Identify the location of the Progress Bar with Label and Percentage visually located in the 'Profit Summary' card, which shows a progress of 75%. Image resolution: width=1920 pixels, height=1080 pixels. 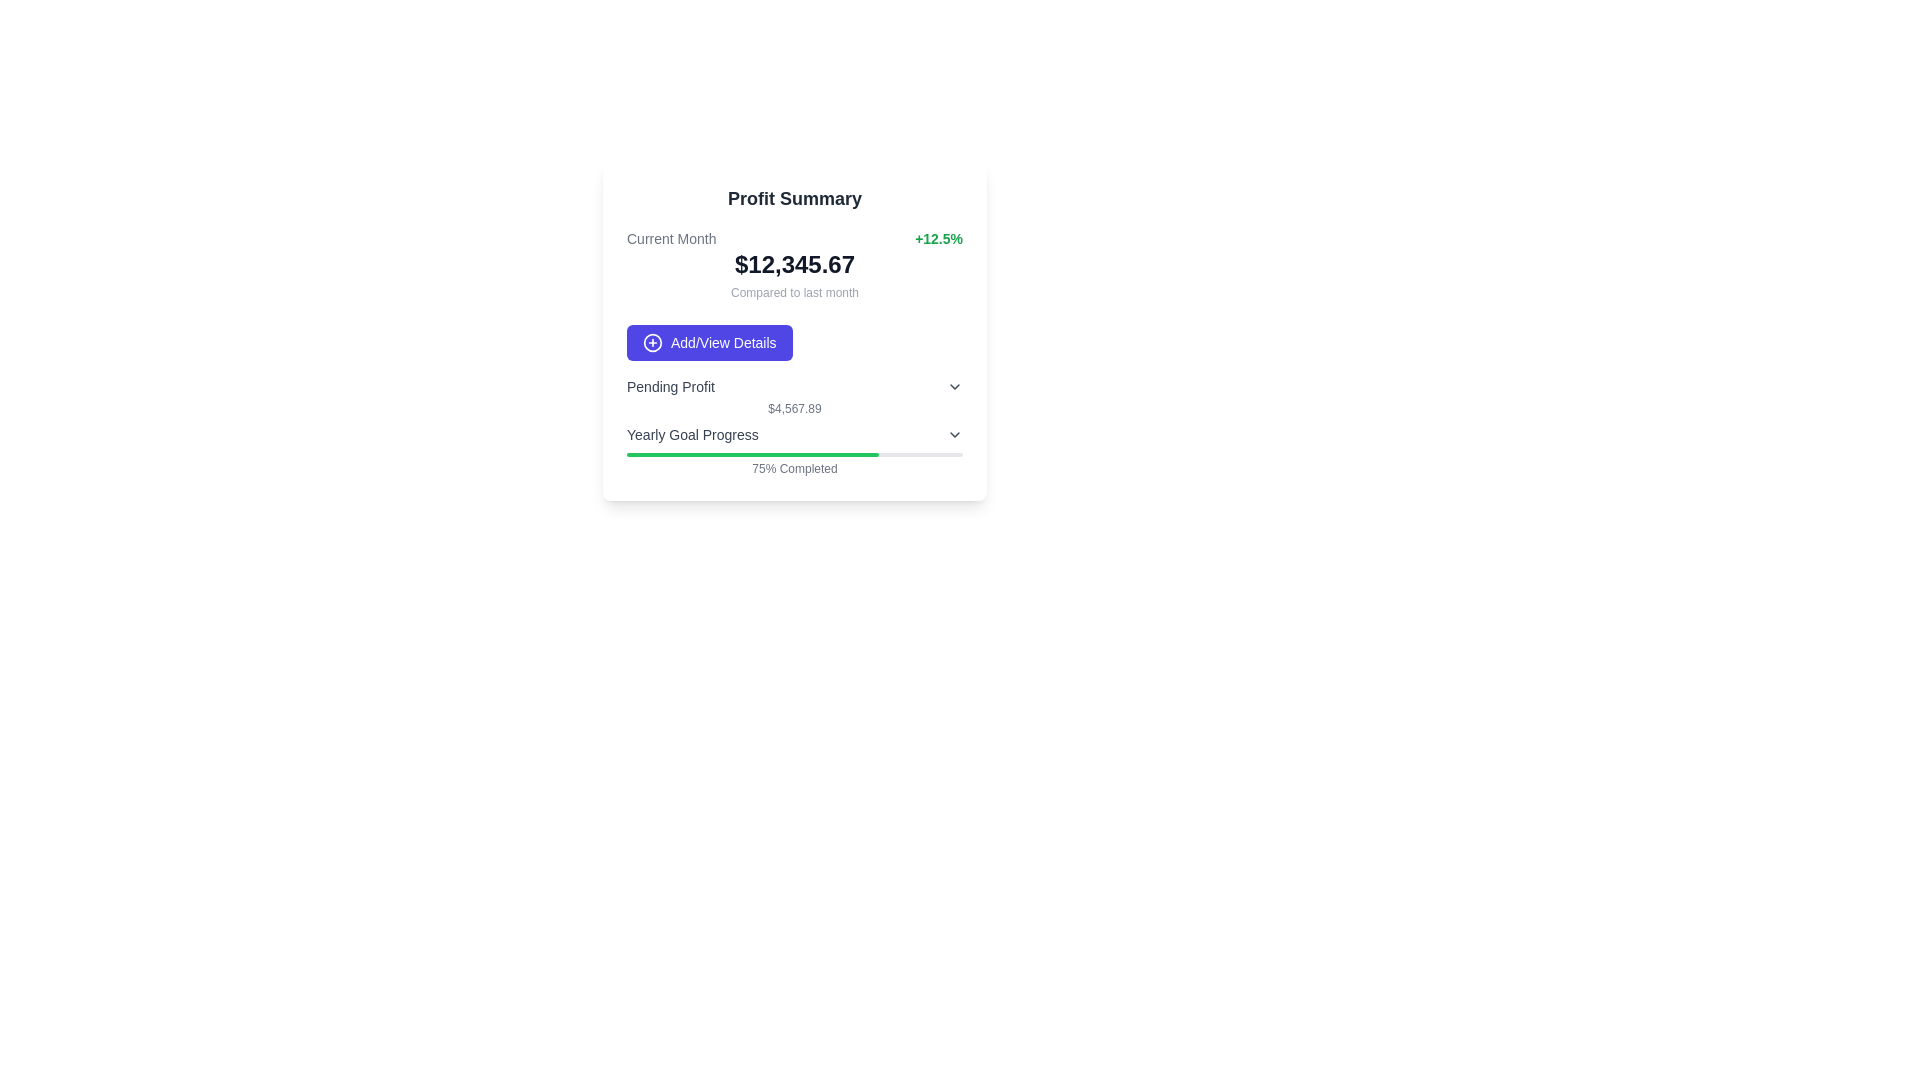
(794, 451).